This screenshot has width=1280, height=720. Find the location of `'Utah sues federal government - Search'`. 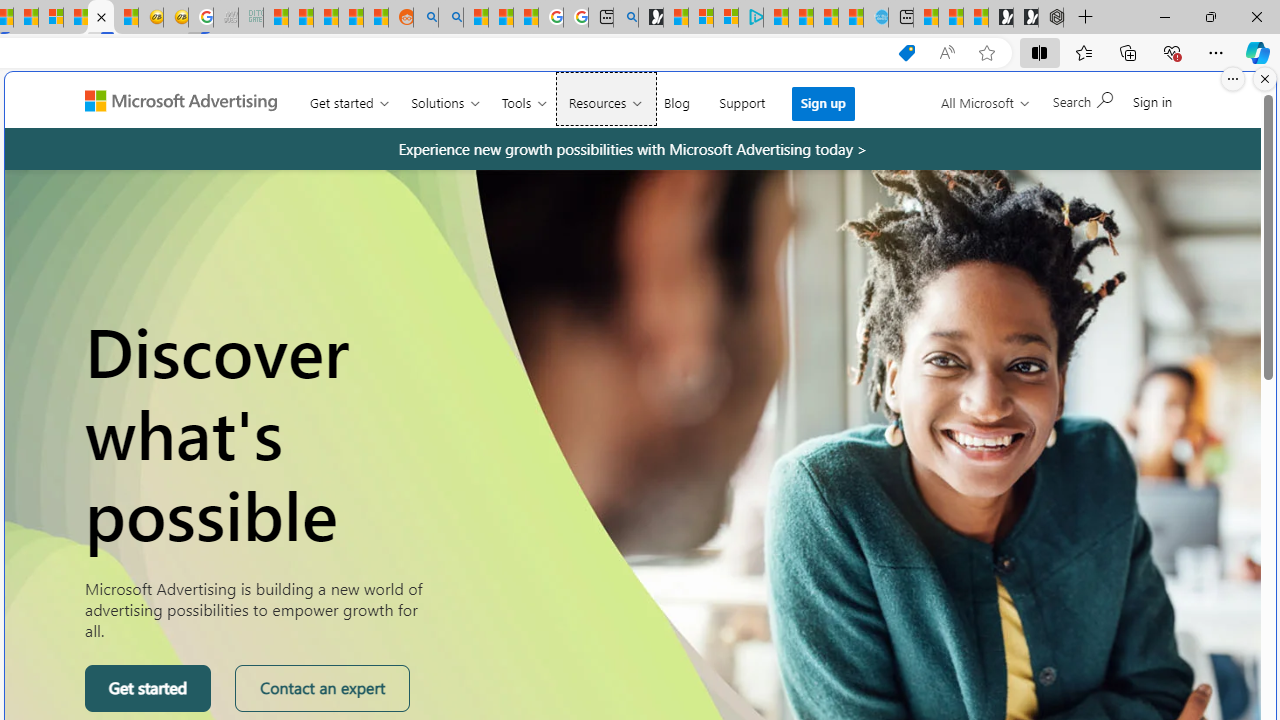

'Utah sues federal government - Search' is located at coordinates (450, 17).